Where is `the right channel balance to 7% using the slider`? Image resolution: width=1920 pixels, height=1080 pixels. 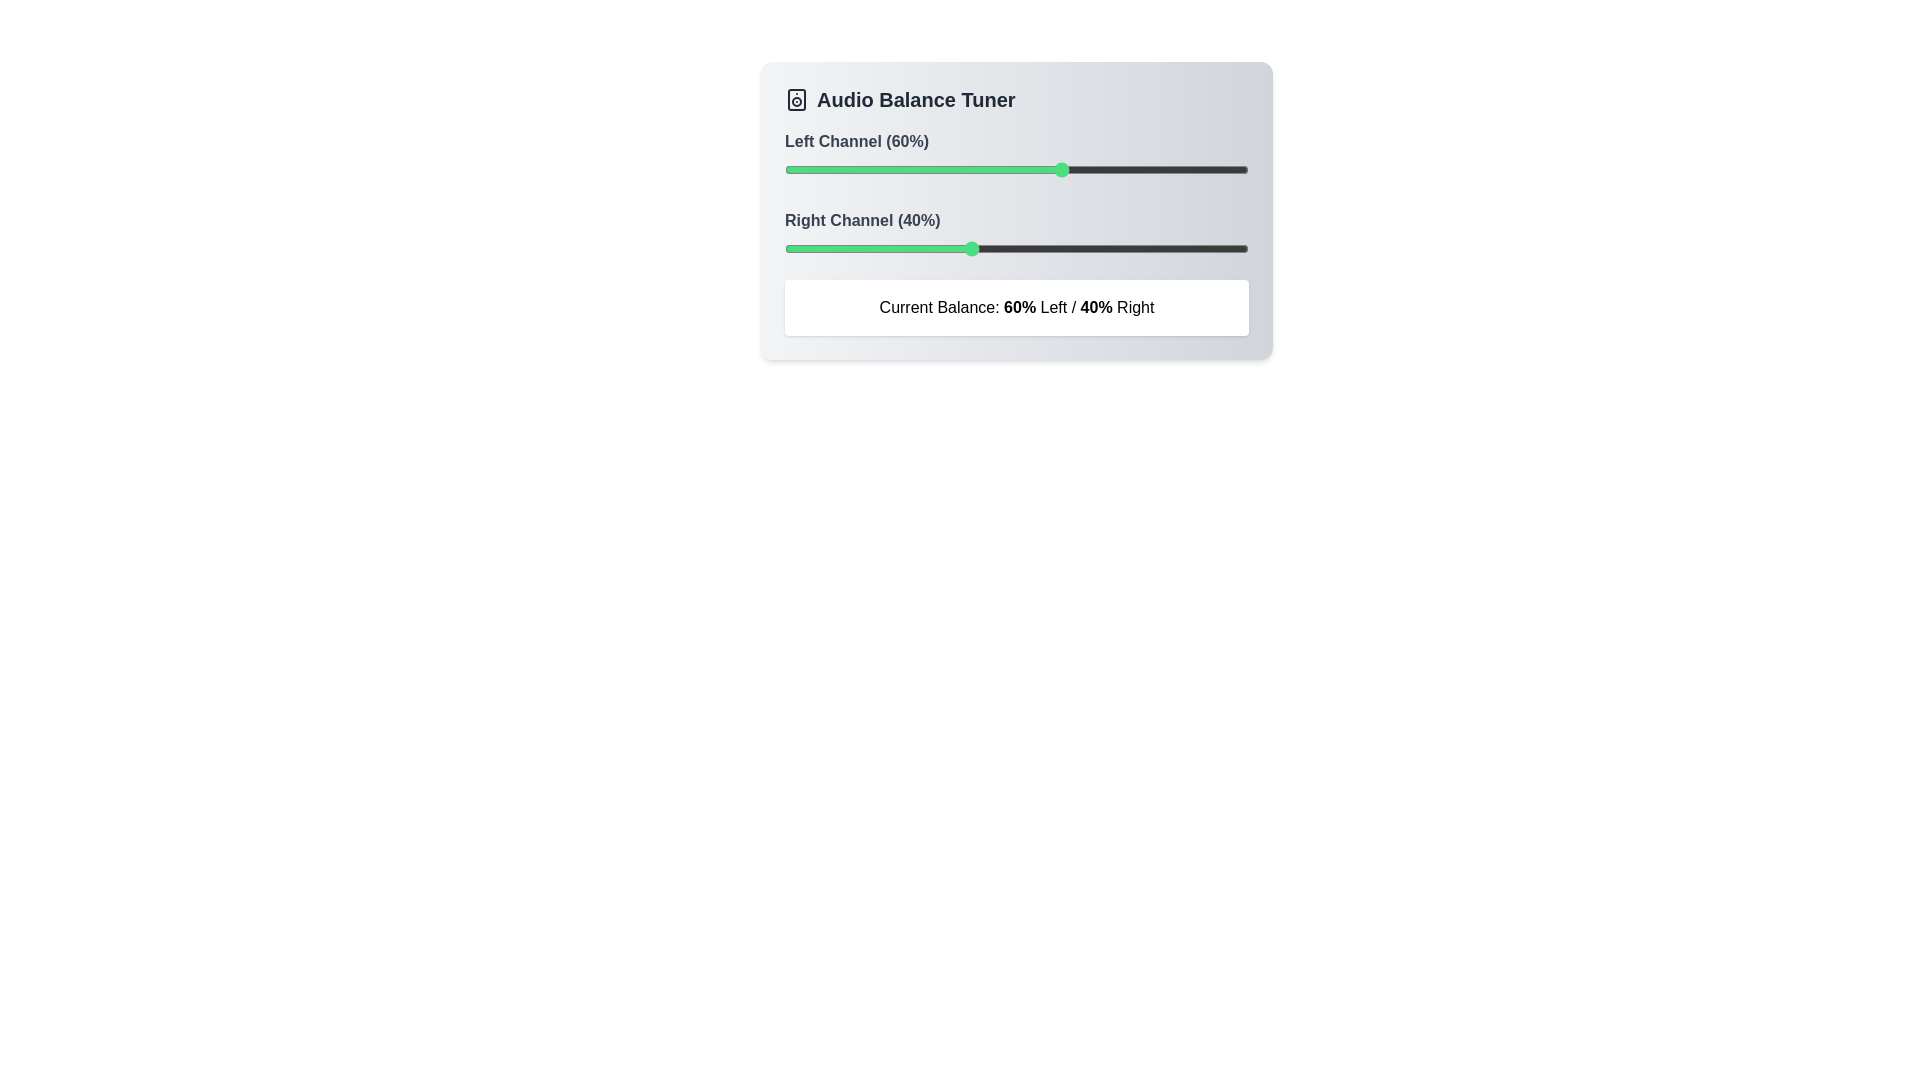 the right channel balance to 7% using the slider is located at coordinates (817, 248).